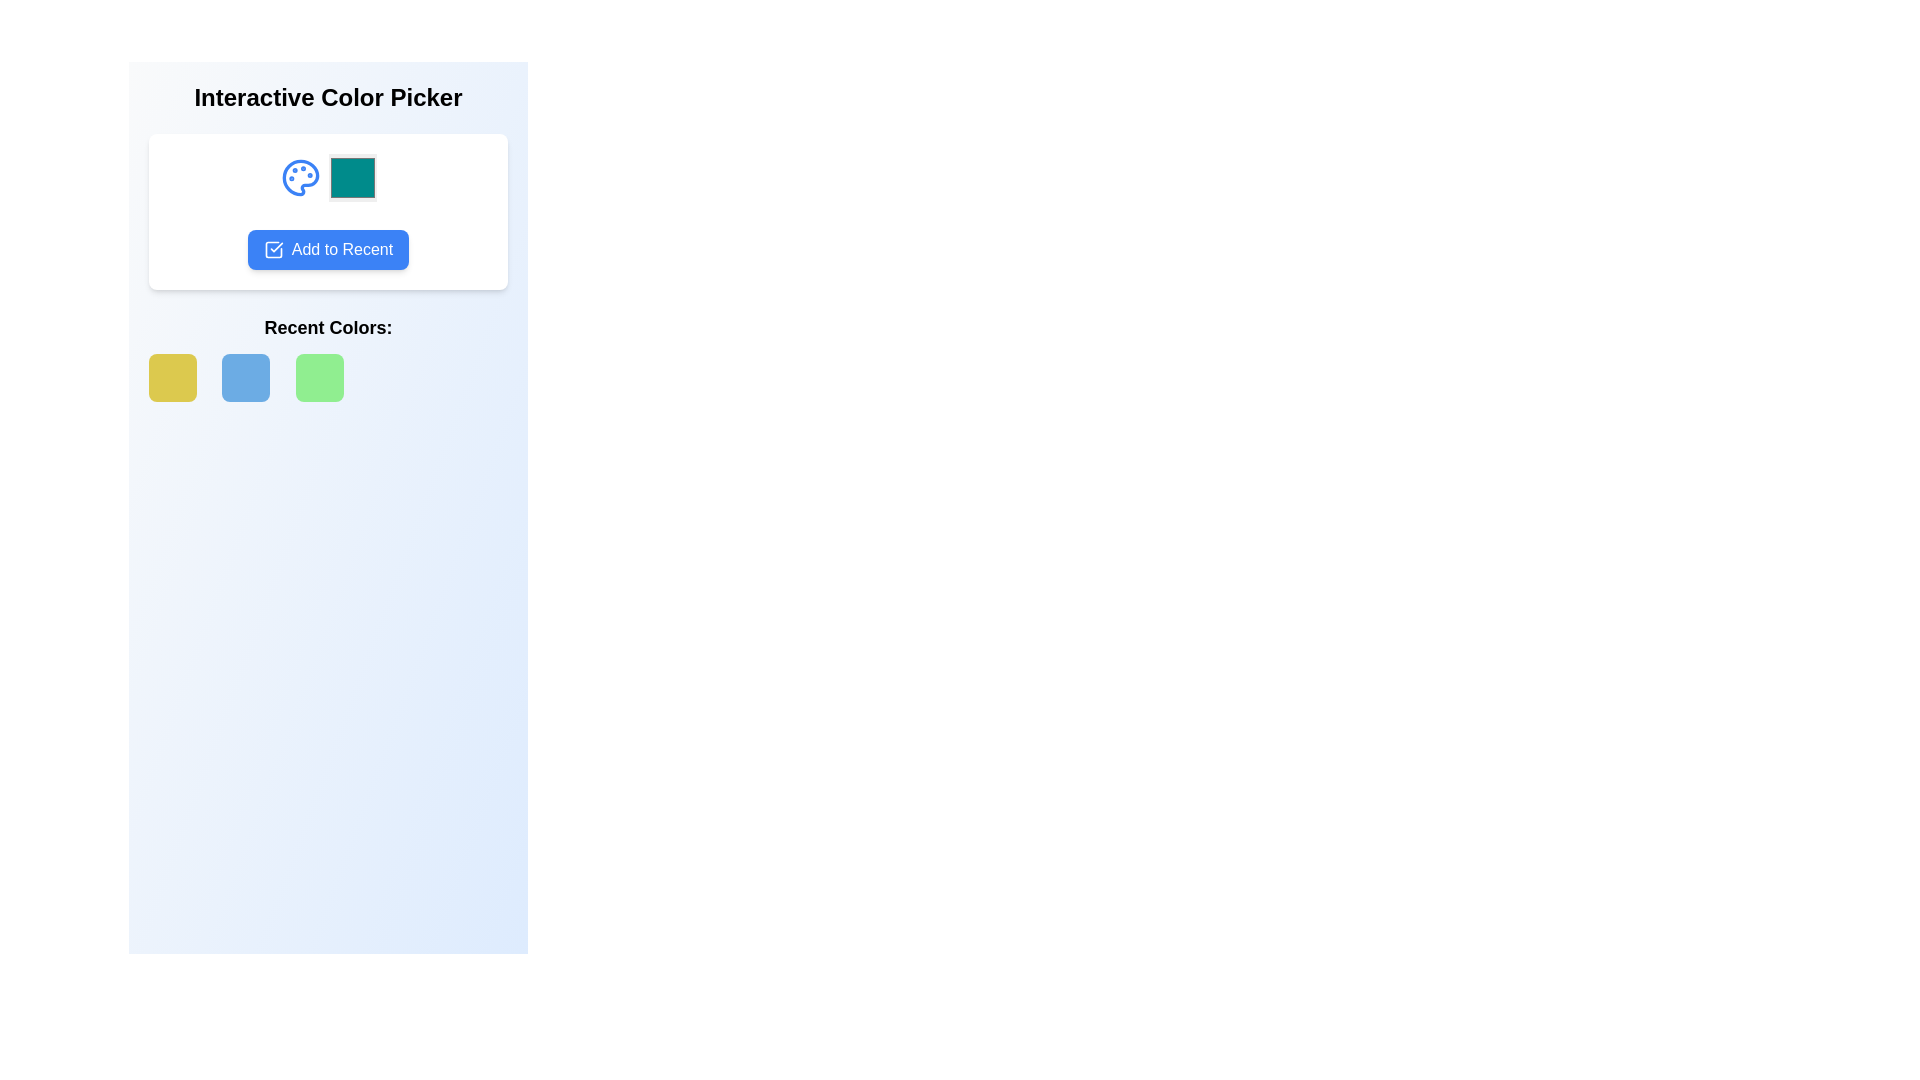 This screenshot has height=1080, width=1920. What do you see at coordinates (318, 378) in the screenshot?
I see `the third color indicator box from the left in the 'Recent Colors' section` at bounding box center [318, 378].